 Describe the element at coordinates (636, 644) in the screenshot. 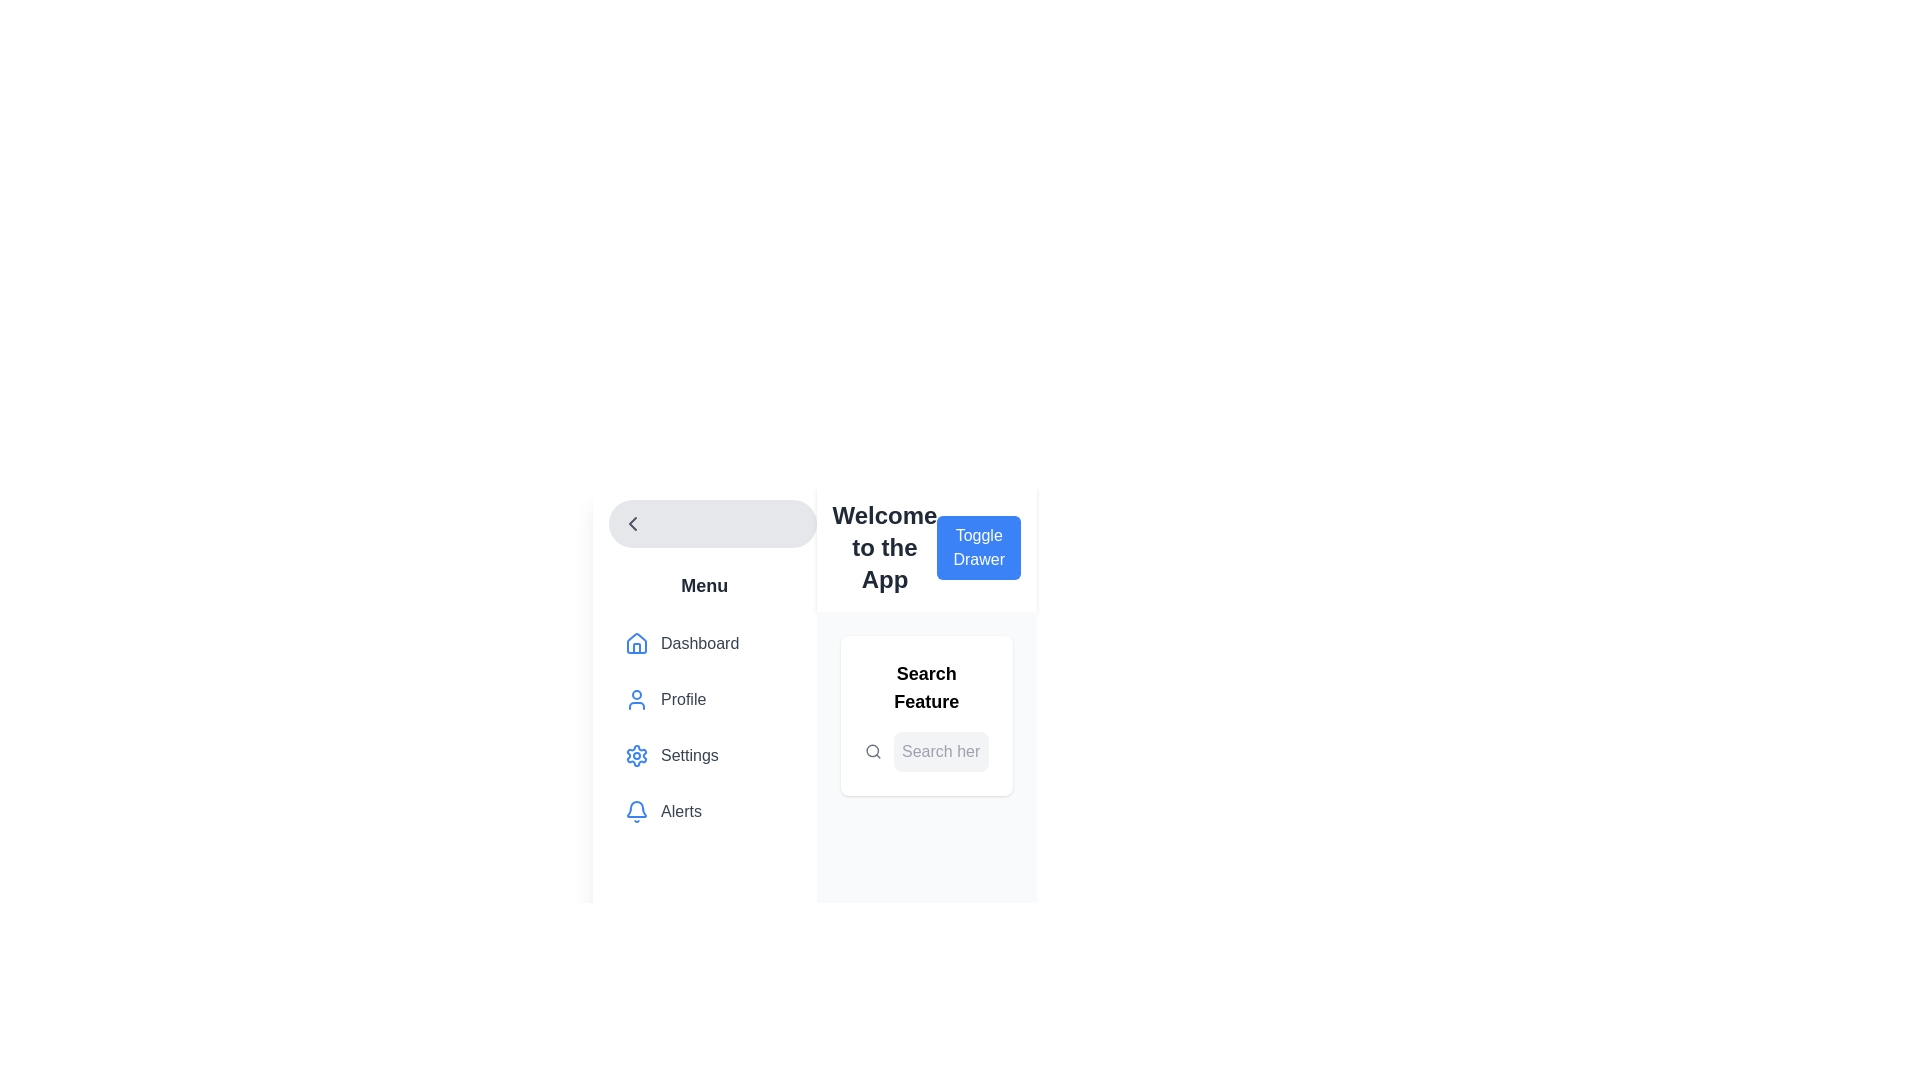

I see `the house-shaped icon with a blue outline that indicates home or dashboard functionality, located to the left of the 'Dashboard' text in the navigation pane` at that location.